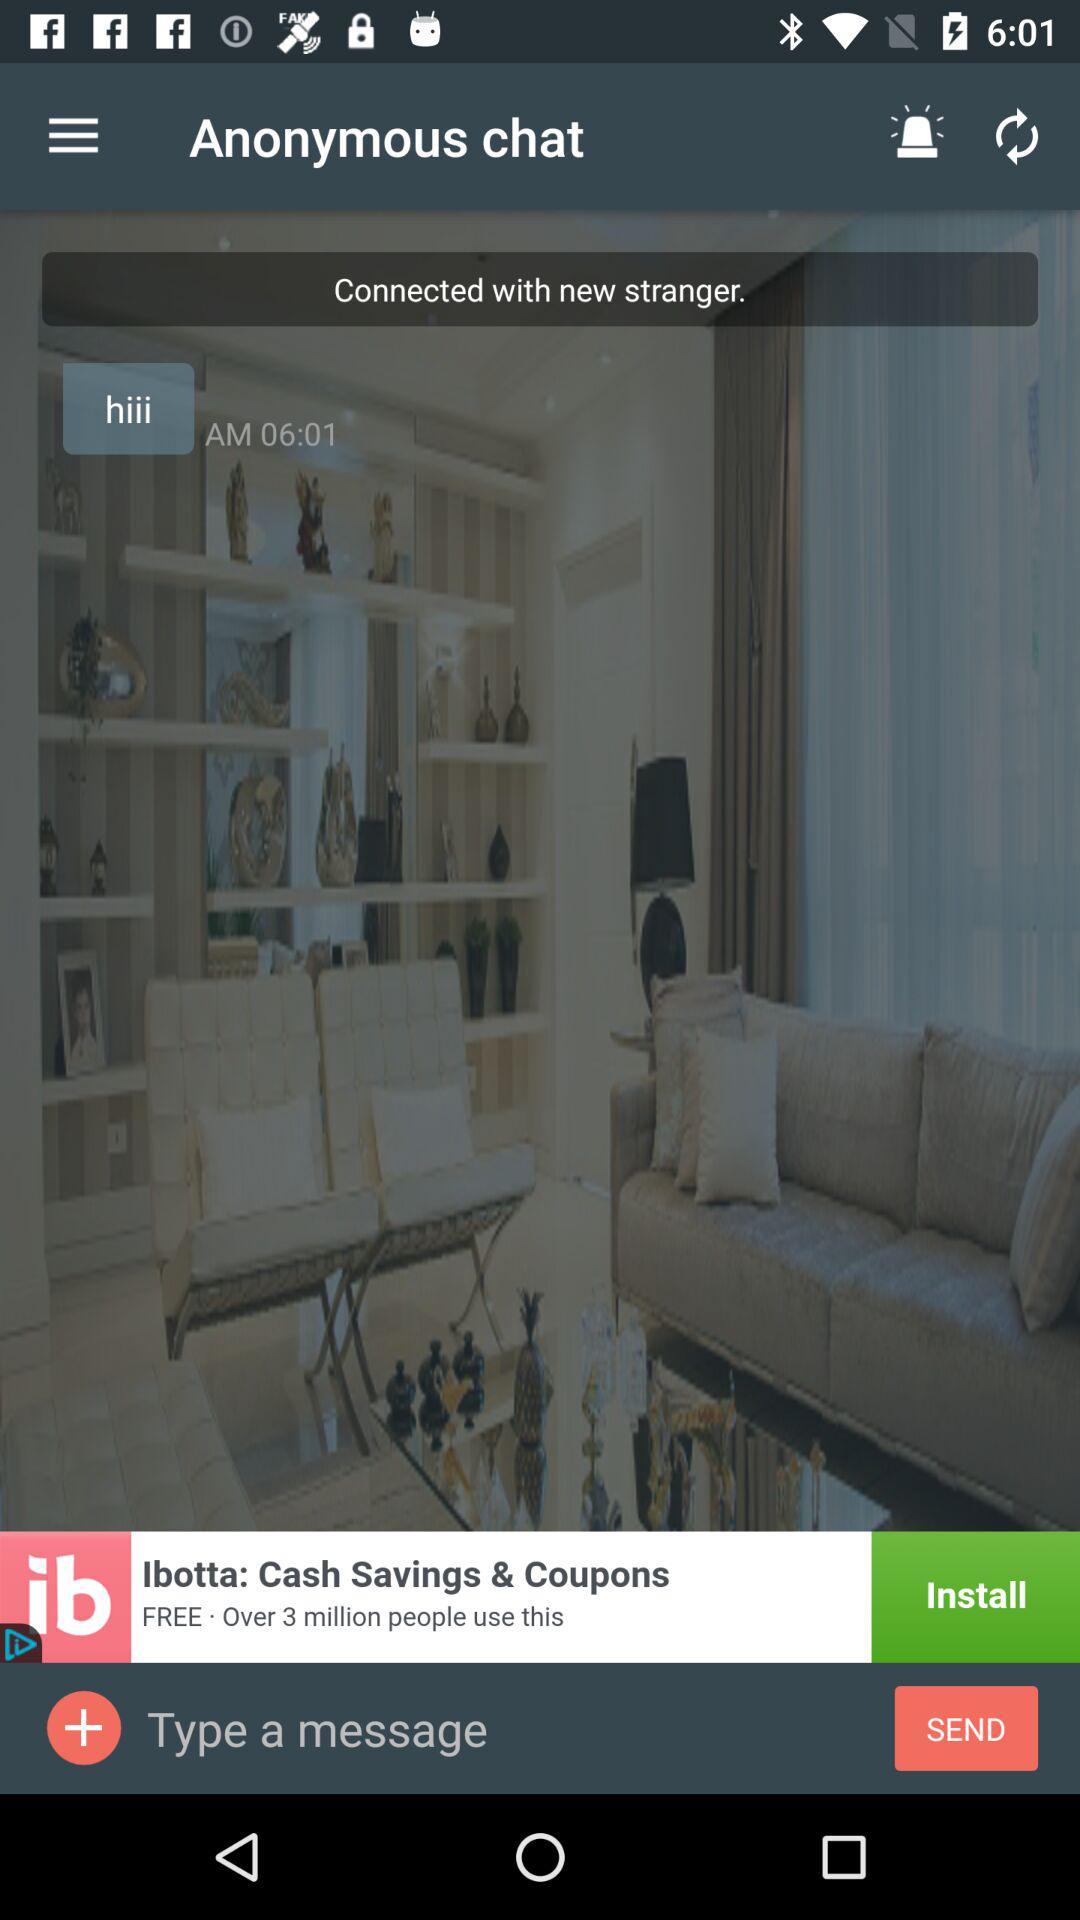 The width and height of the screenshot is (1080, 1920). What do you see at coordinates (83, 1727) in the screenshot?
I see `the add icon` at bounding box center [83, 1727].